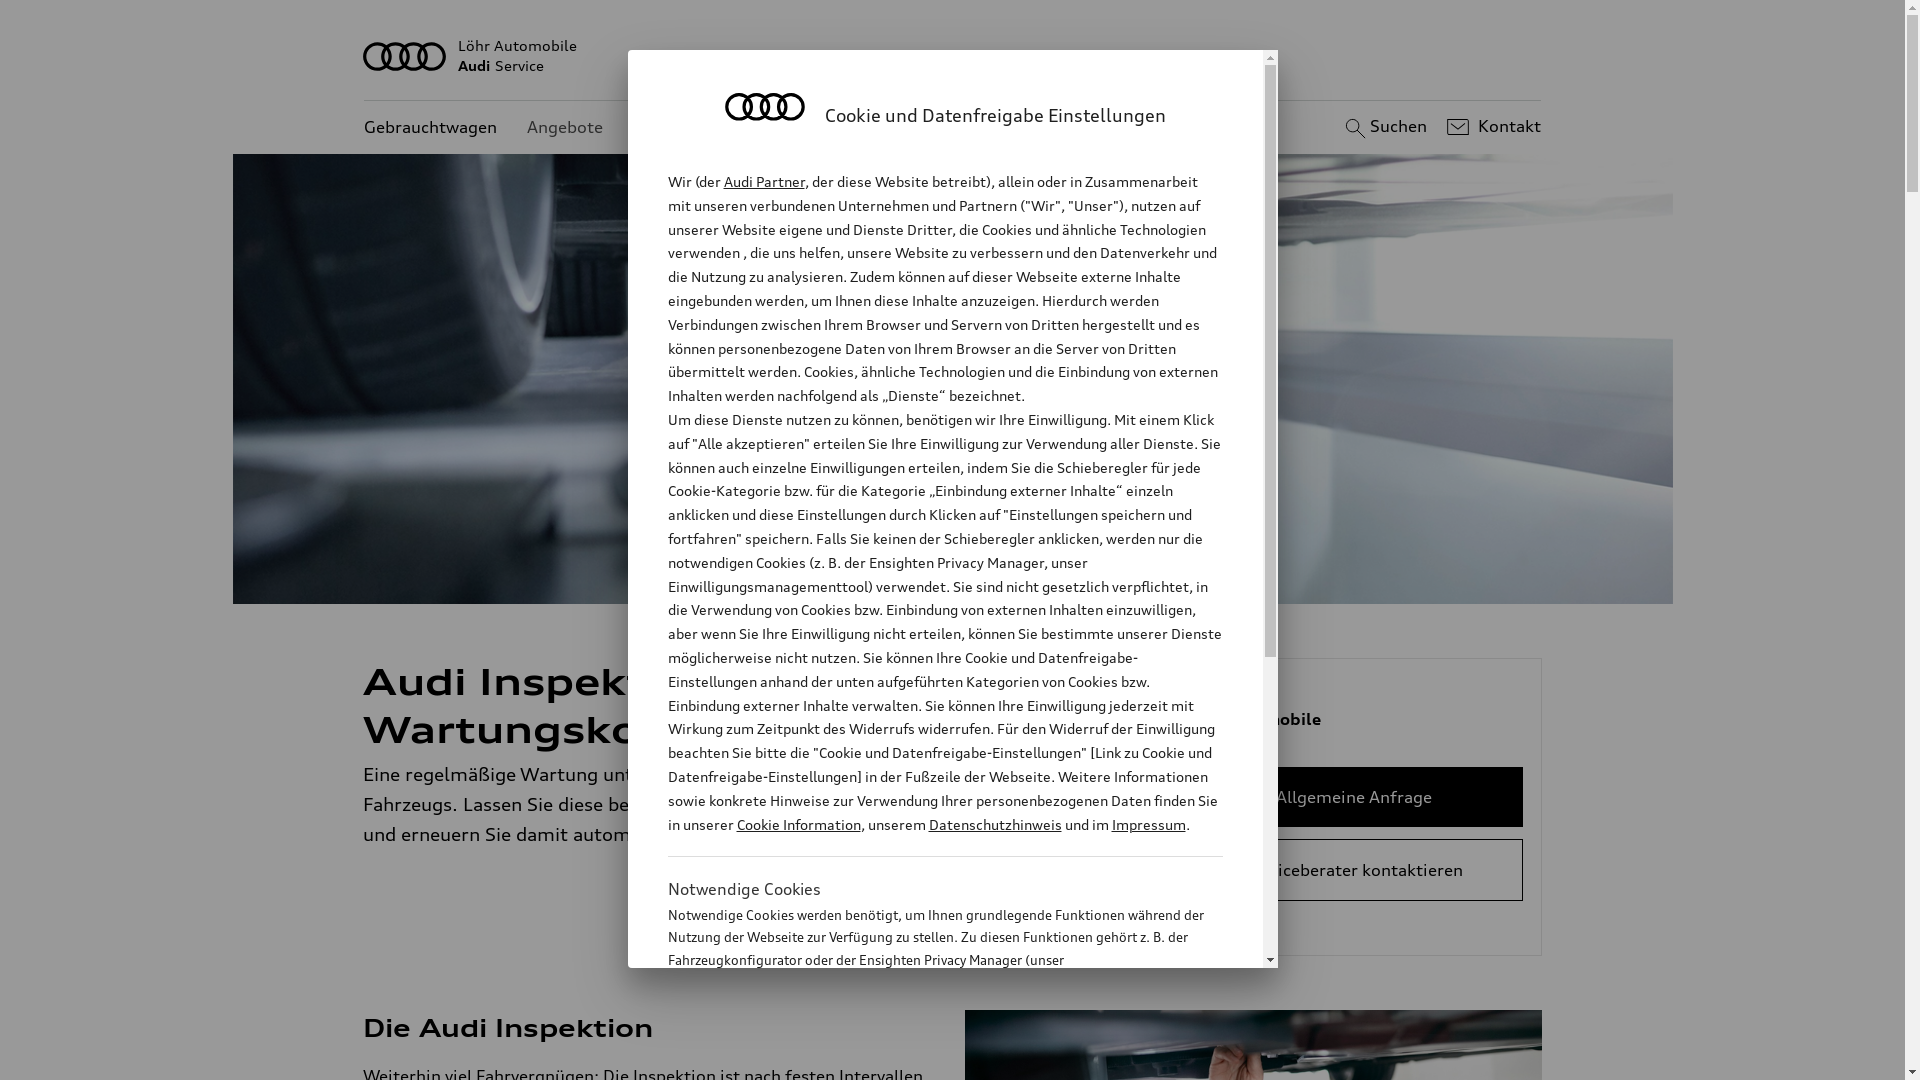 This screenshot has height=1080, width=1920. What do you see at coordinates (429, 127) in the screenshot?
I see `'Gebrauchtwagen'` at bounding box center [429, 127].